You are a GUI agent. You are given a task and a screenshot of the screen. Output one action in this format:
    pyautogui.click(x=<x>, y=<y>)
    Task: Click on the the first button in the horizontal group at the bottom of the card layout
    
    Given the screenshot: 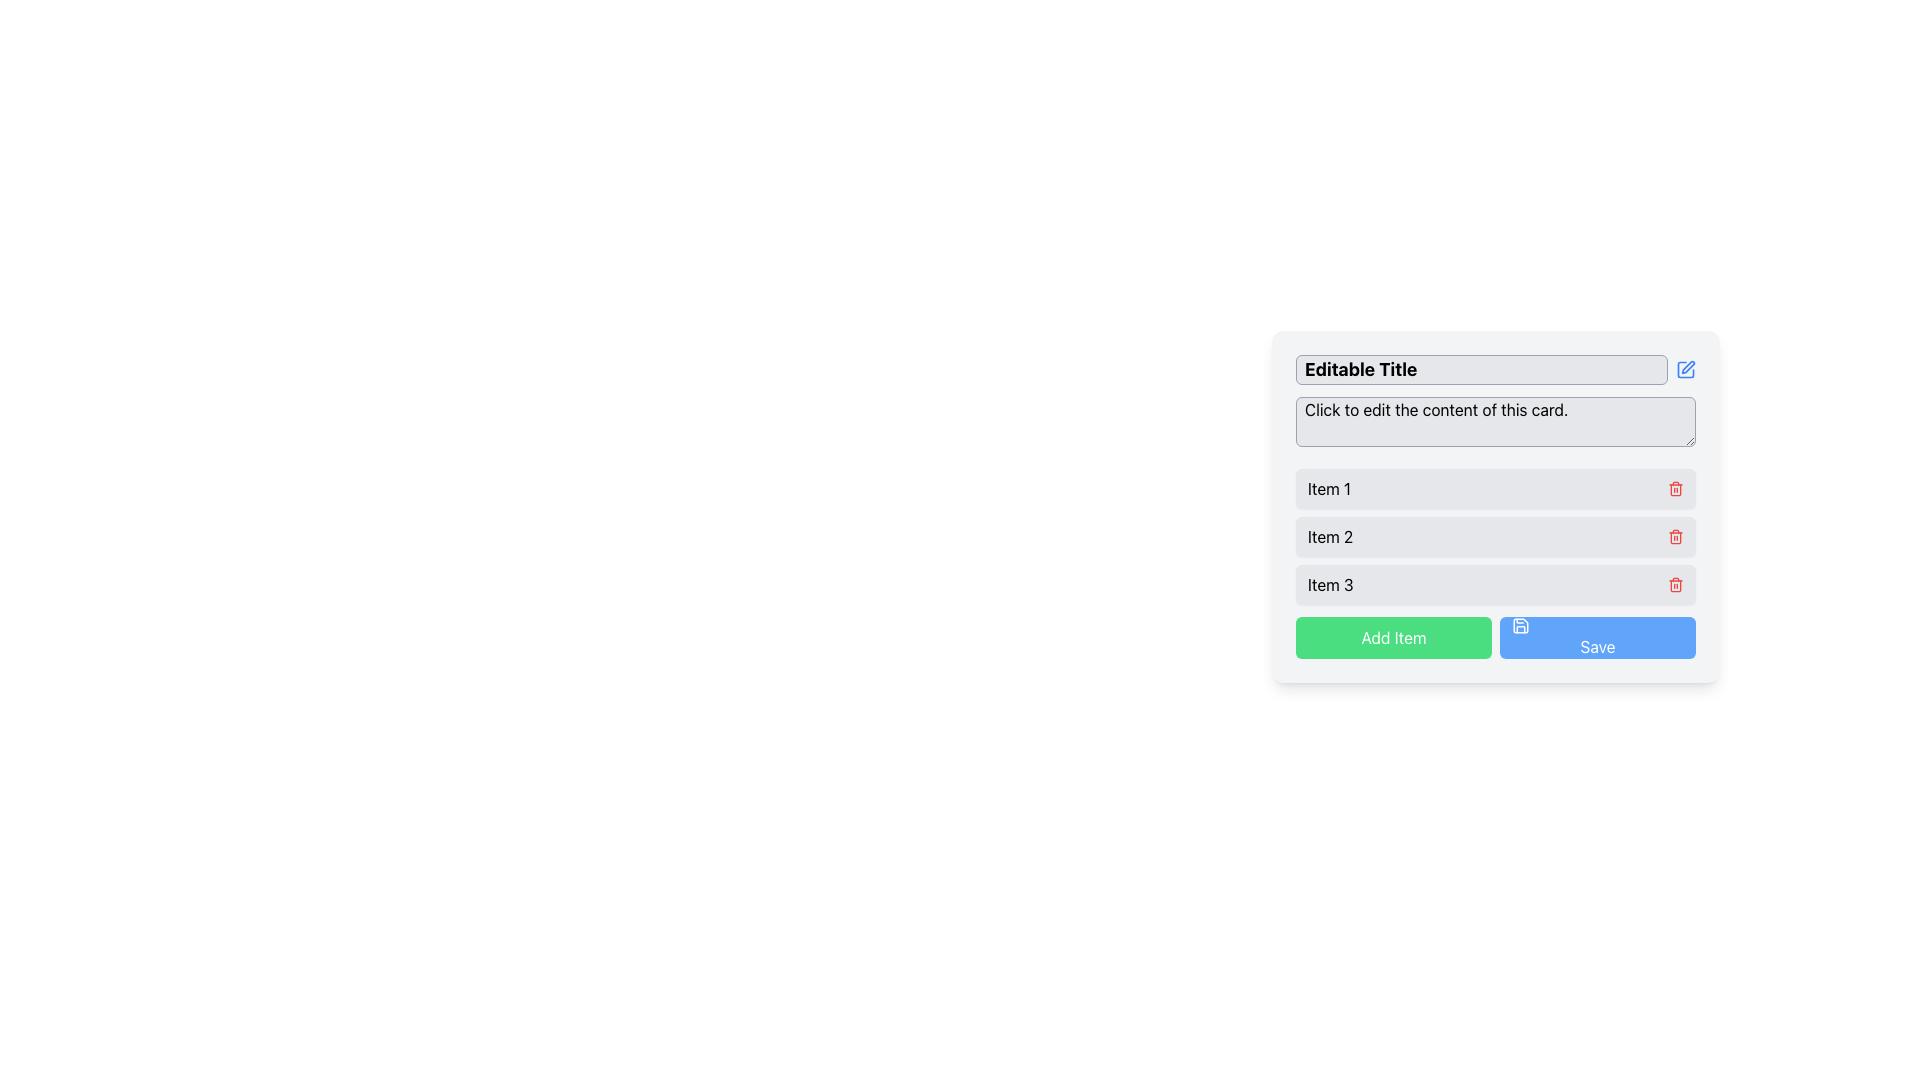 What is the action you would take?
    pyautogui.click(x=1392, y=637)
    